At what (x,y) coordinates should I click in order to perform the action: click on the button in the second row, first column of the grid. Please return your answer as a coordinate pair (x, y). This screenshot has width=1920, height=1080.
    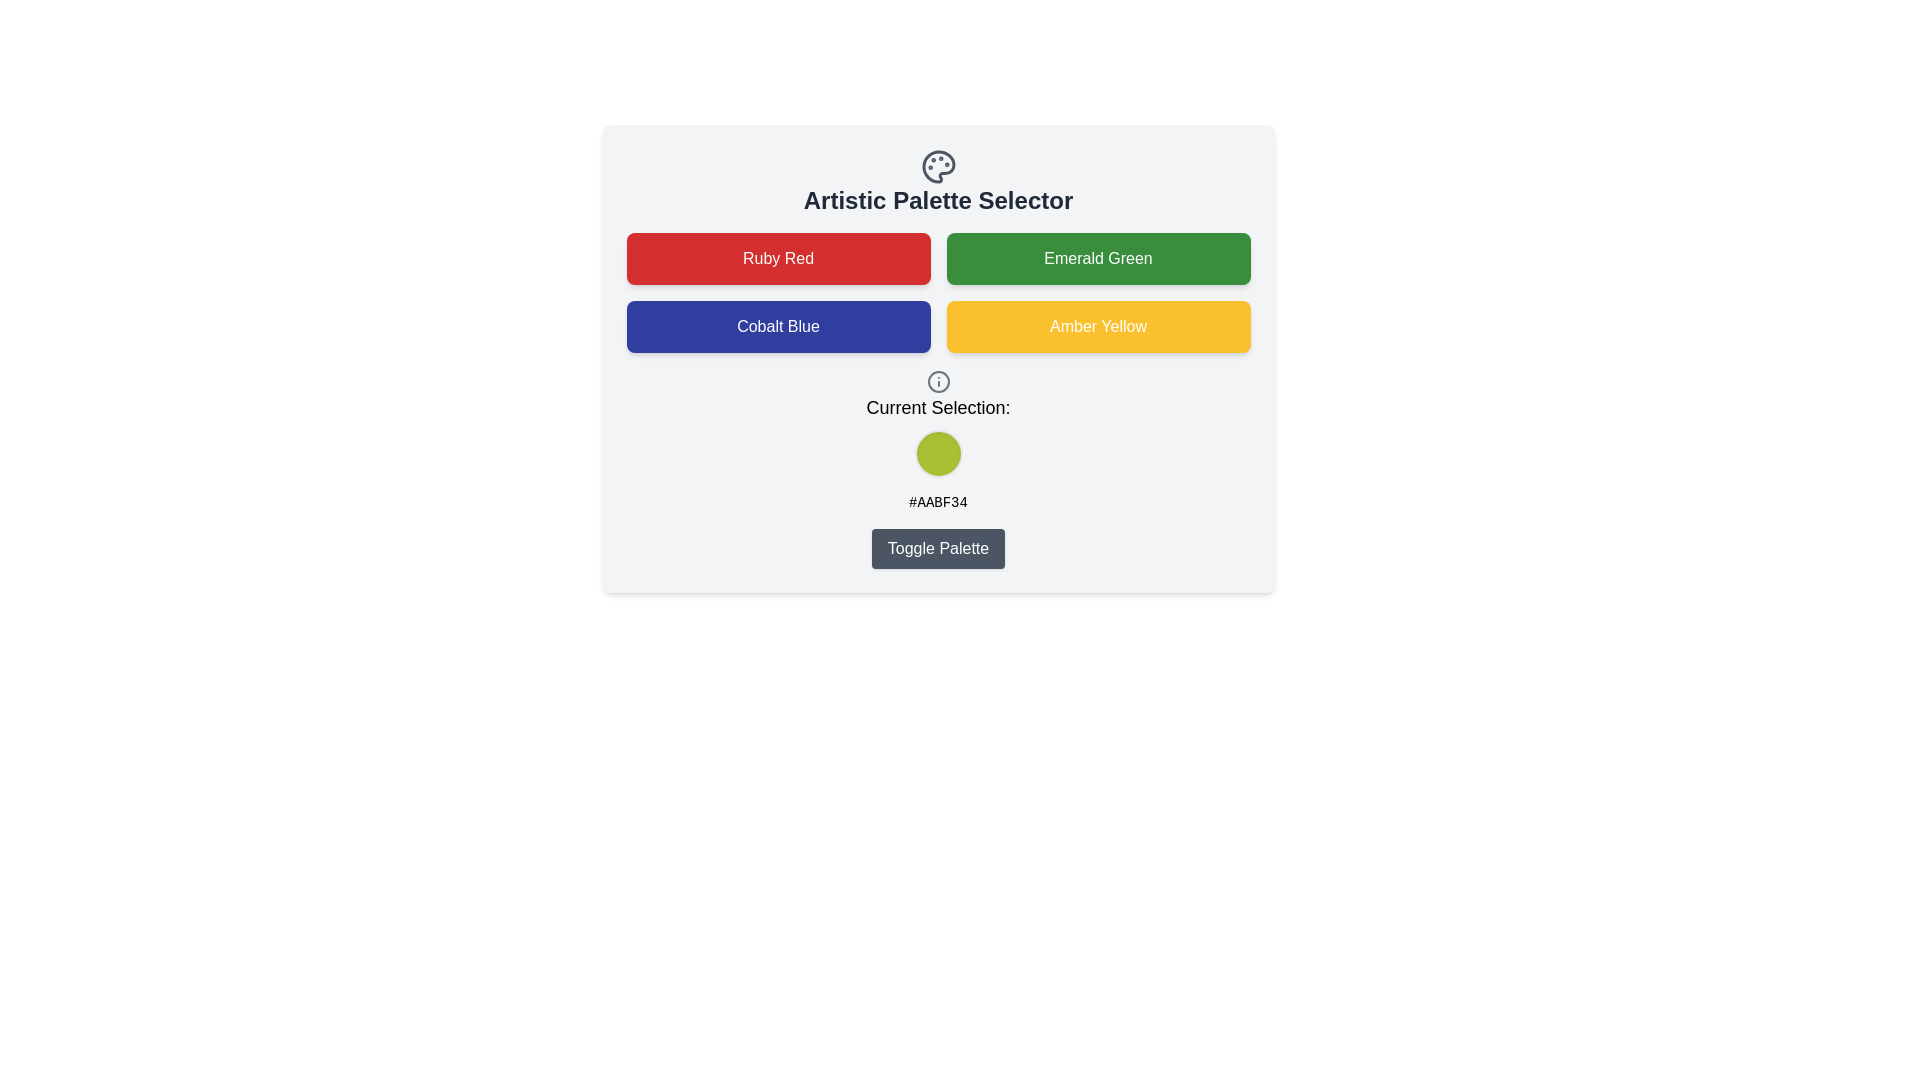
    Looking at the image, I should click on (777, 326).